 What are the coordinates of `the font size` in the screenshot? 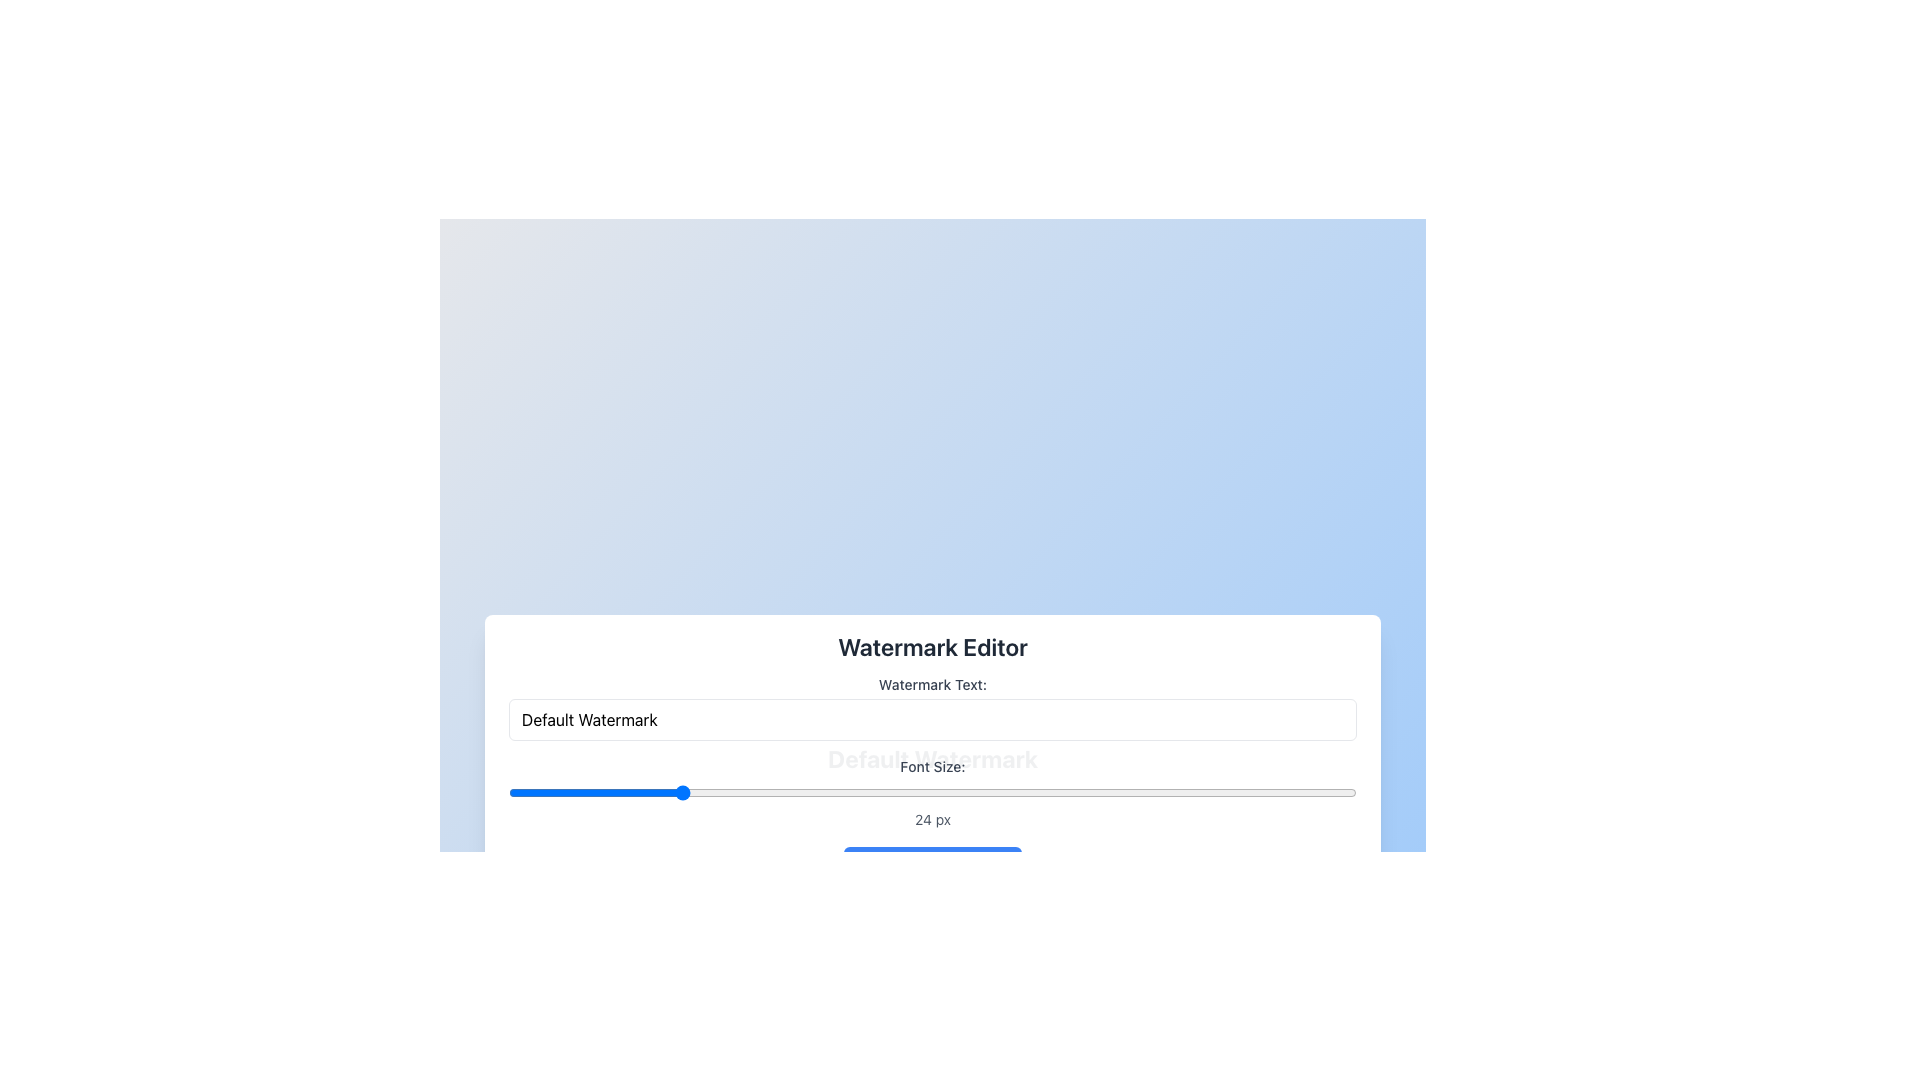 It's located at (762, 792).